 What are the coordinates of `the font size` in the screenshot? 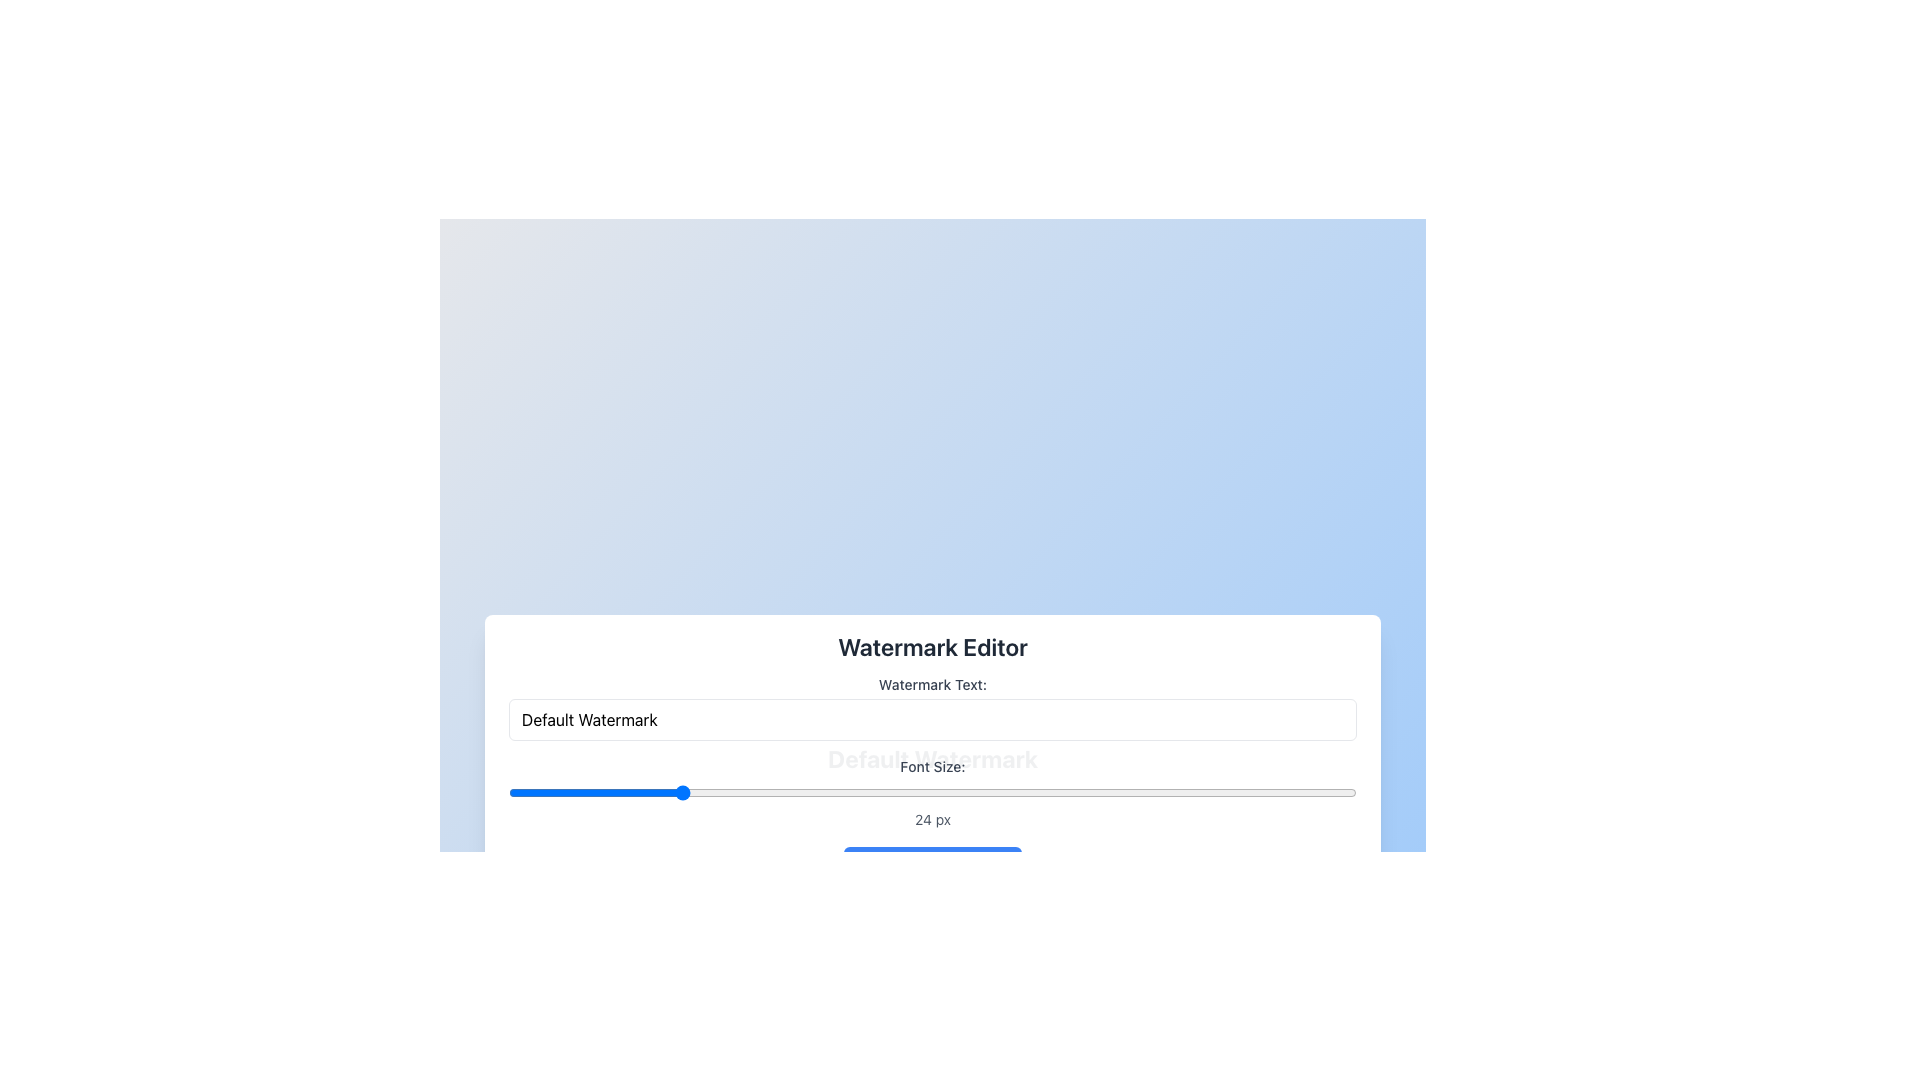 It's located at (762, 792).